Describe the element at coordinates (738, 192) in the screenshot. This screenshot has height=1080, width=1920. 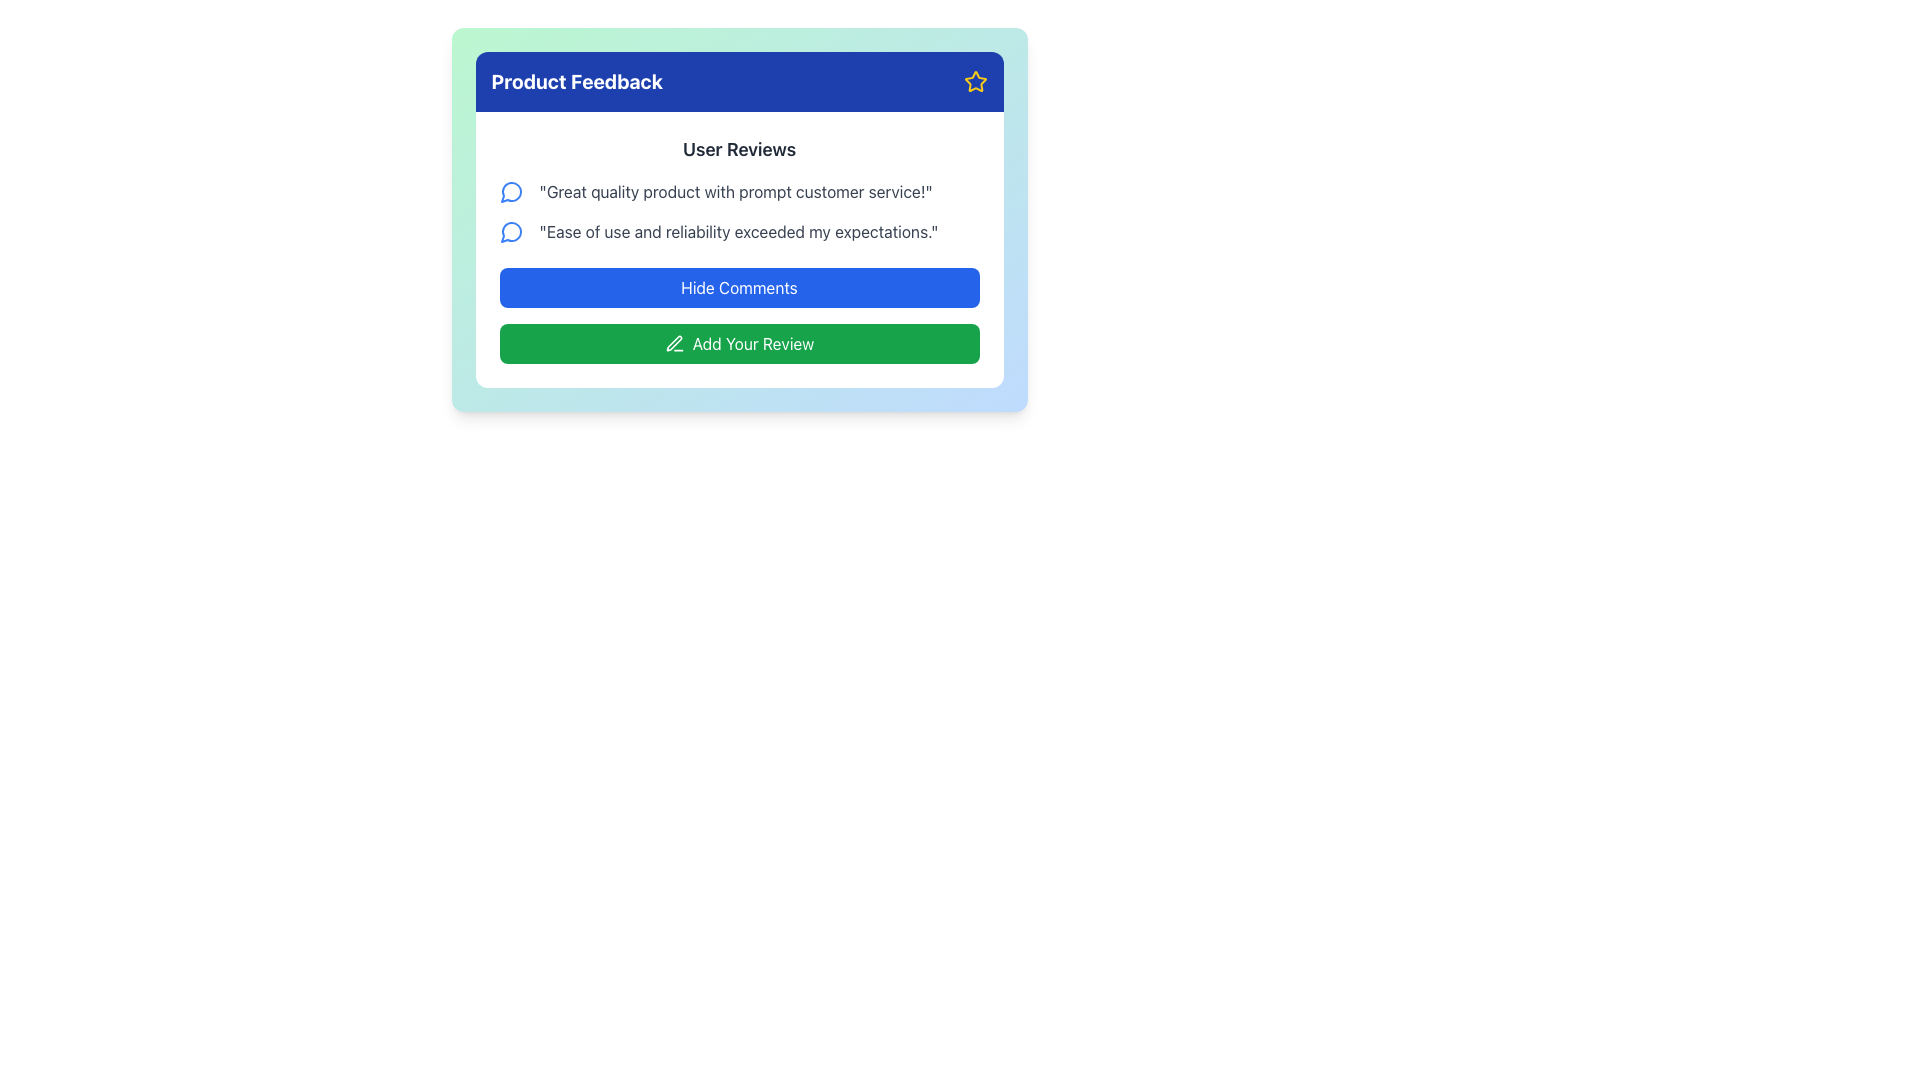
I see `first review text in the 'User Reviews' section of the 'Product Feedback' panel, which is a static display of customer feedback` at that location.